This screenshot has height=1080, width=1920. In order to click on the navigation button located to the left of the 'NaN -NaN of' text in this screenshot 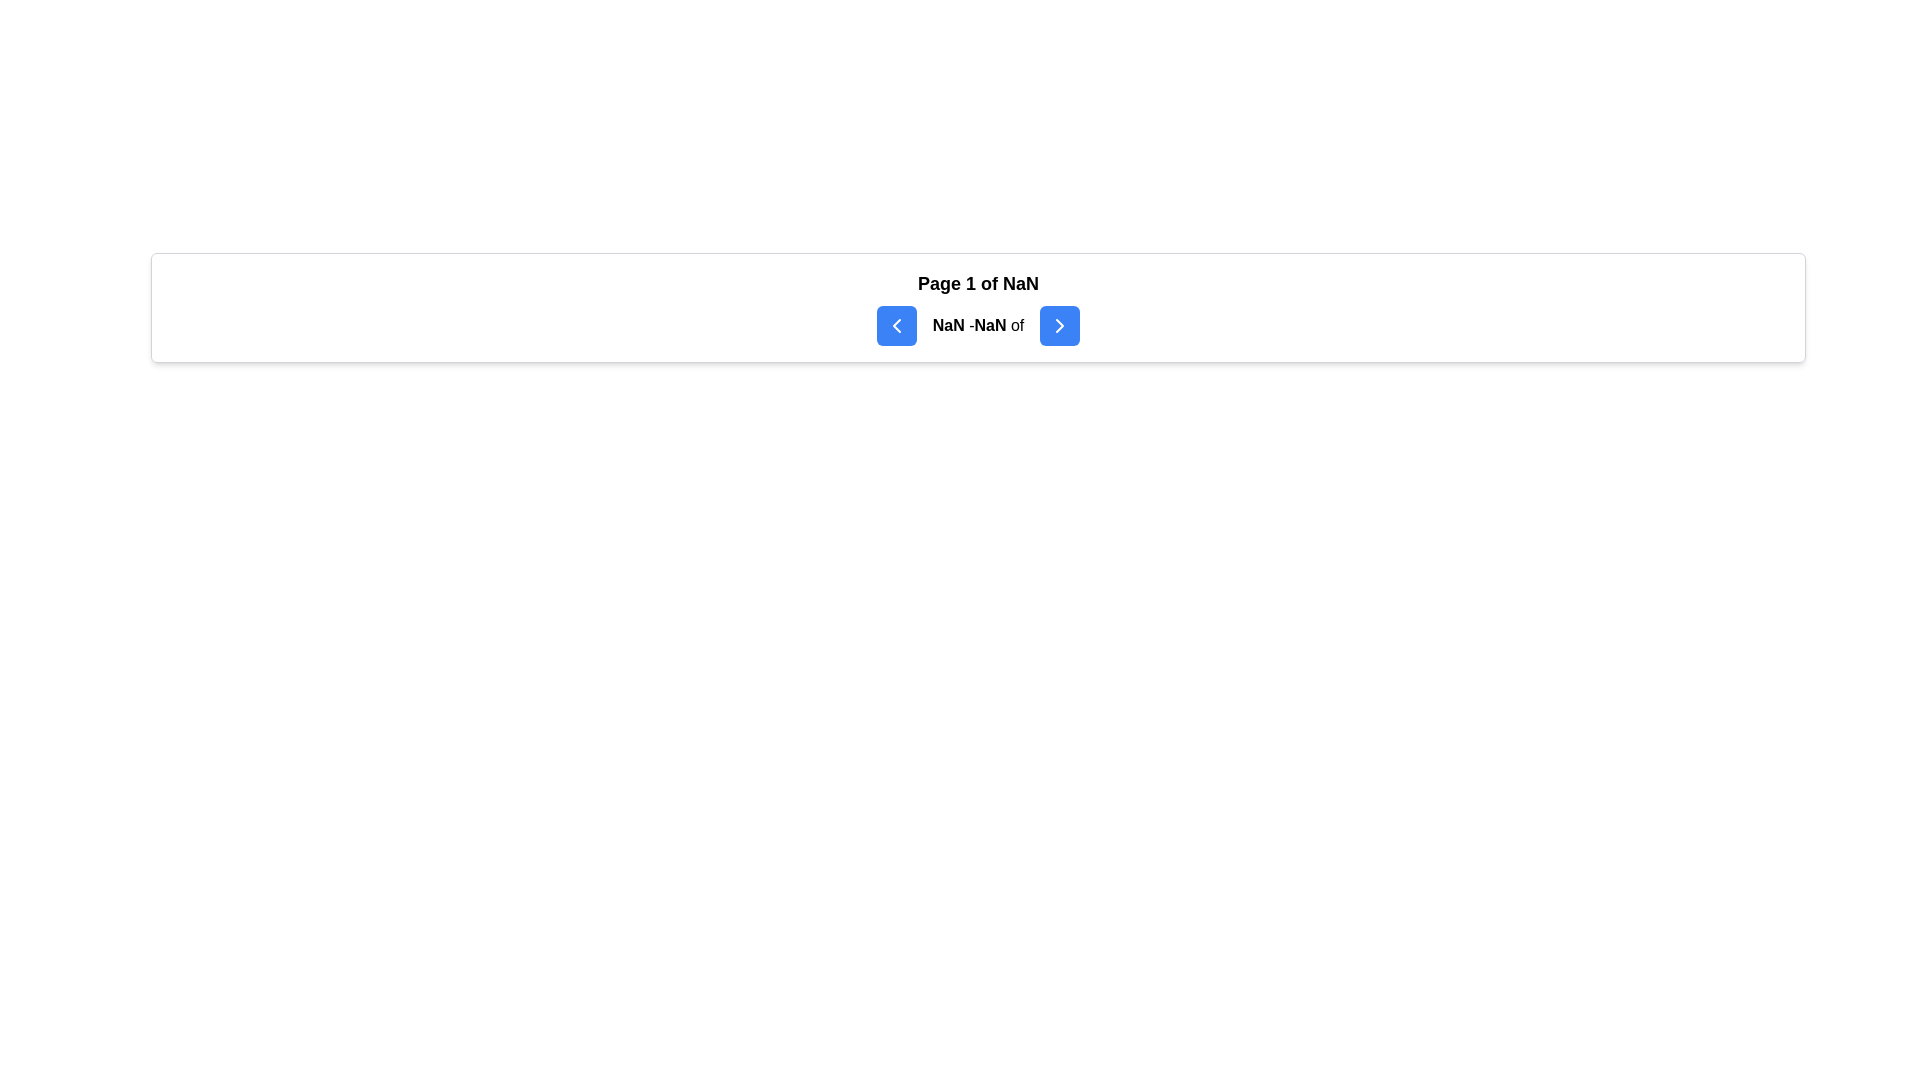, I will do `click(895, 325)`.